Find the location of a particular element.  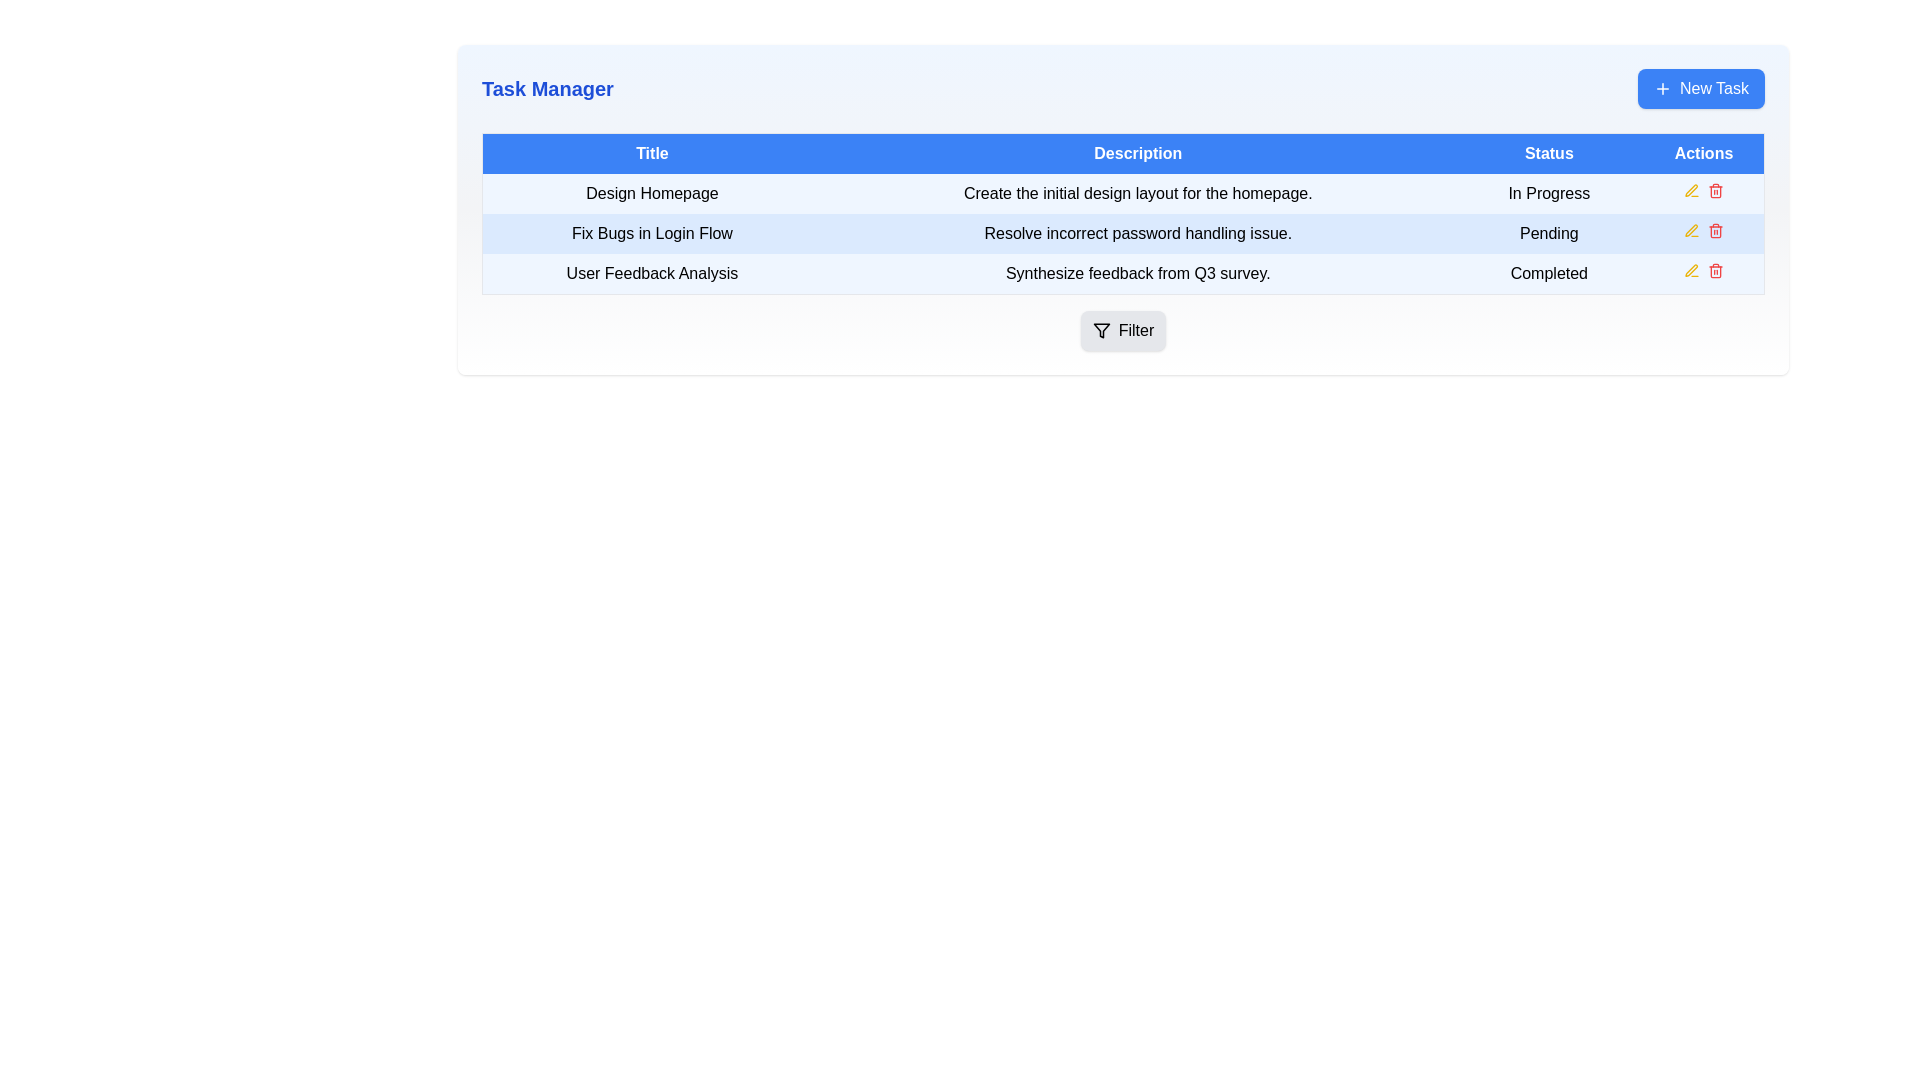

the 'Filter' button with a light gray background and rounded corners for accessibility navigation is located at coordinates (1123, 330).